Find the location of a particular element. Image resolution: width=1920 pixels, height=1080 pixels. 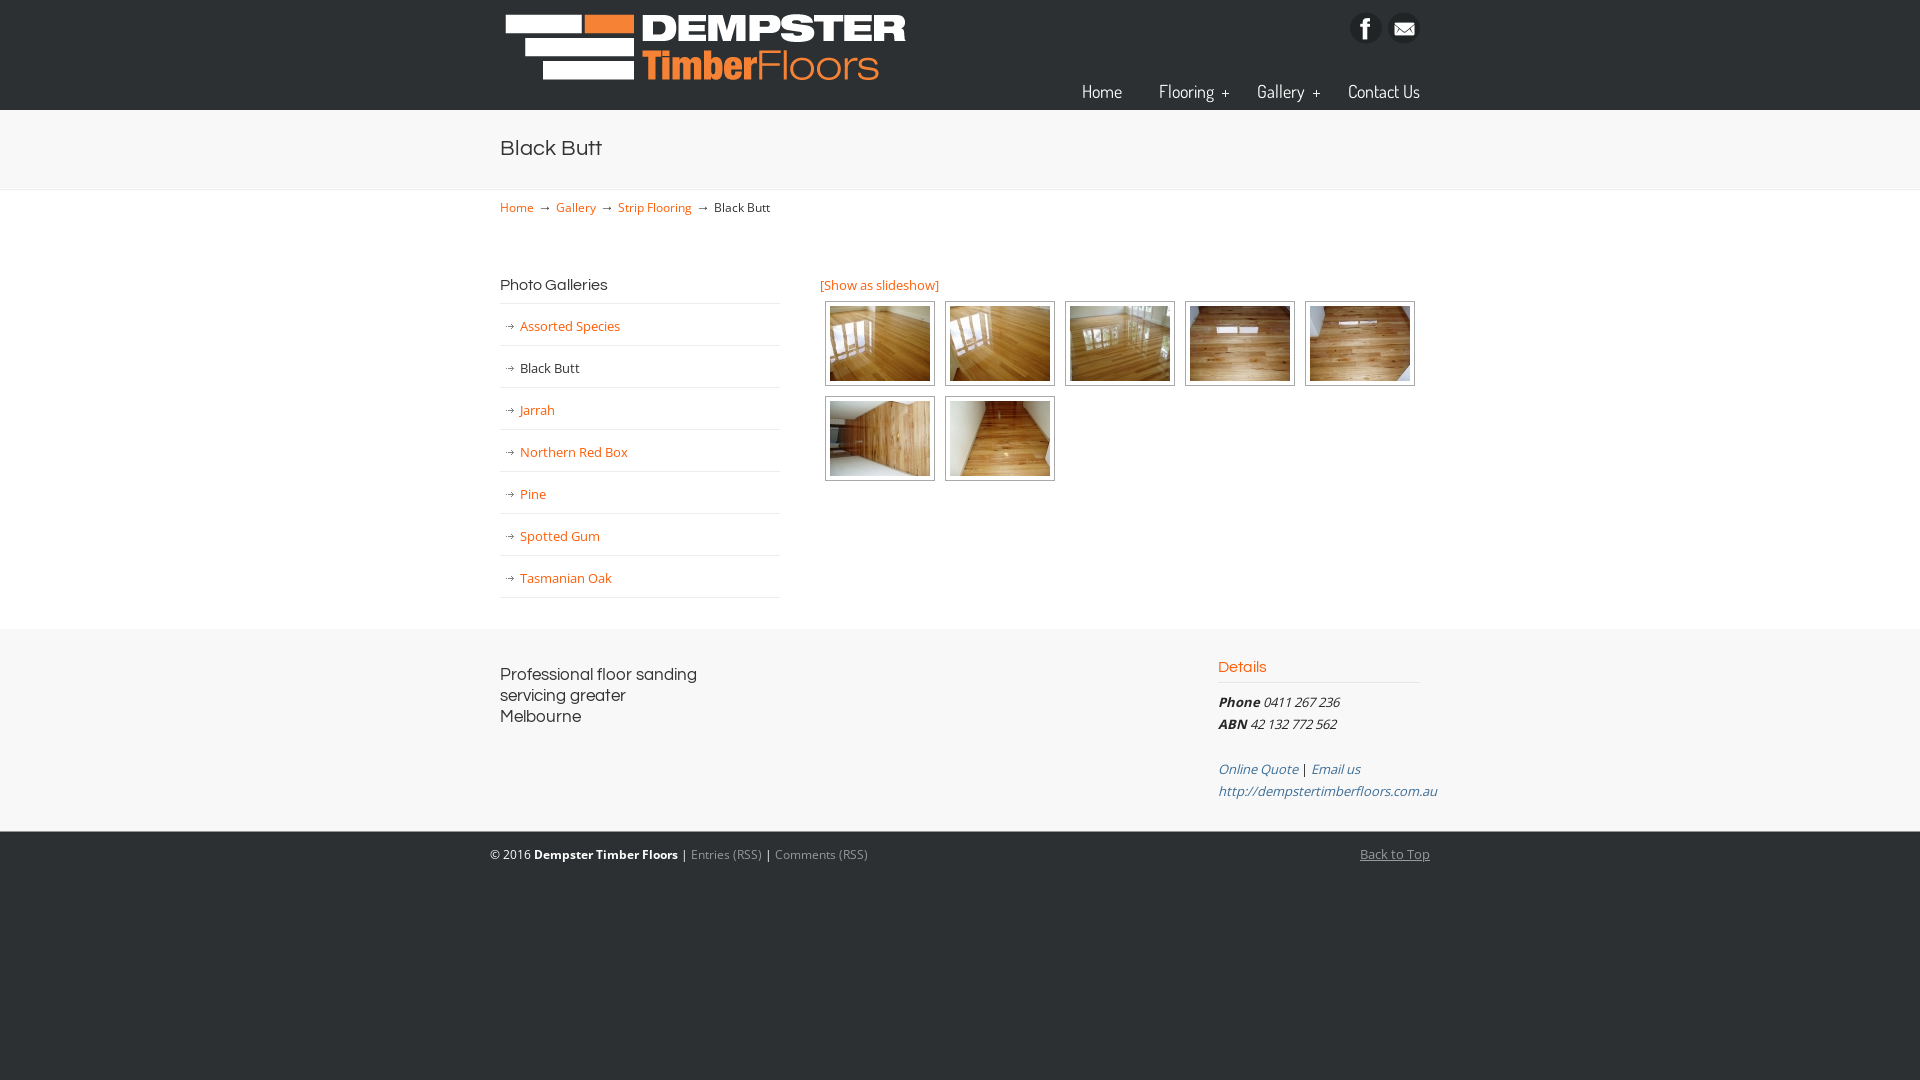

'Assorted Species' is located at coordinates (638, 325).